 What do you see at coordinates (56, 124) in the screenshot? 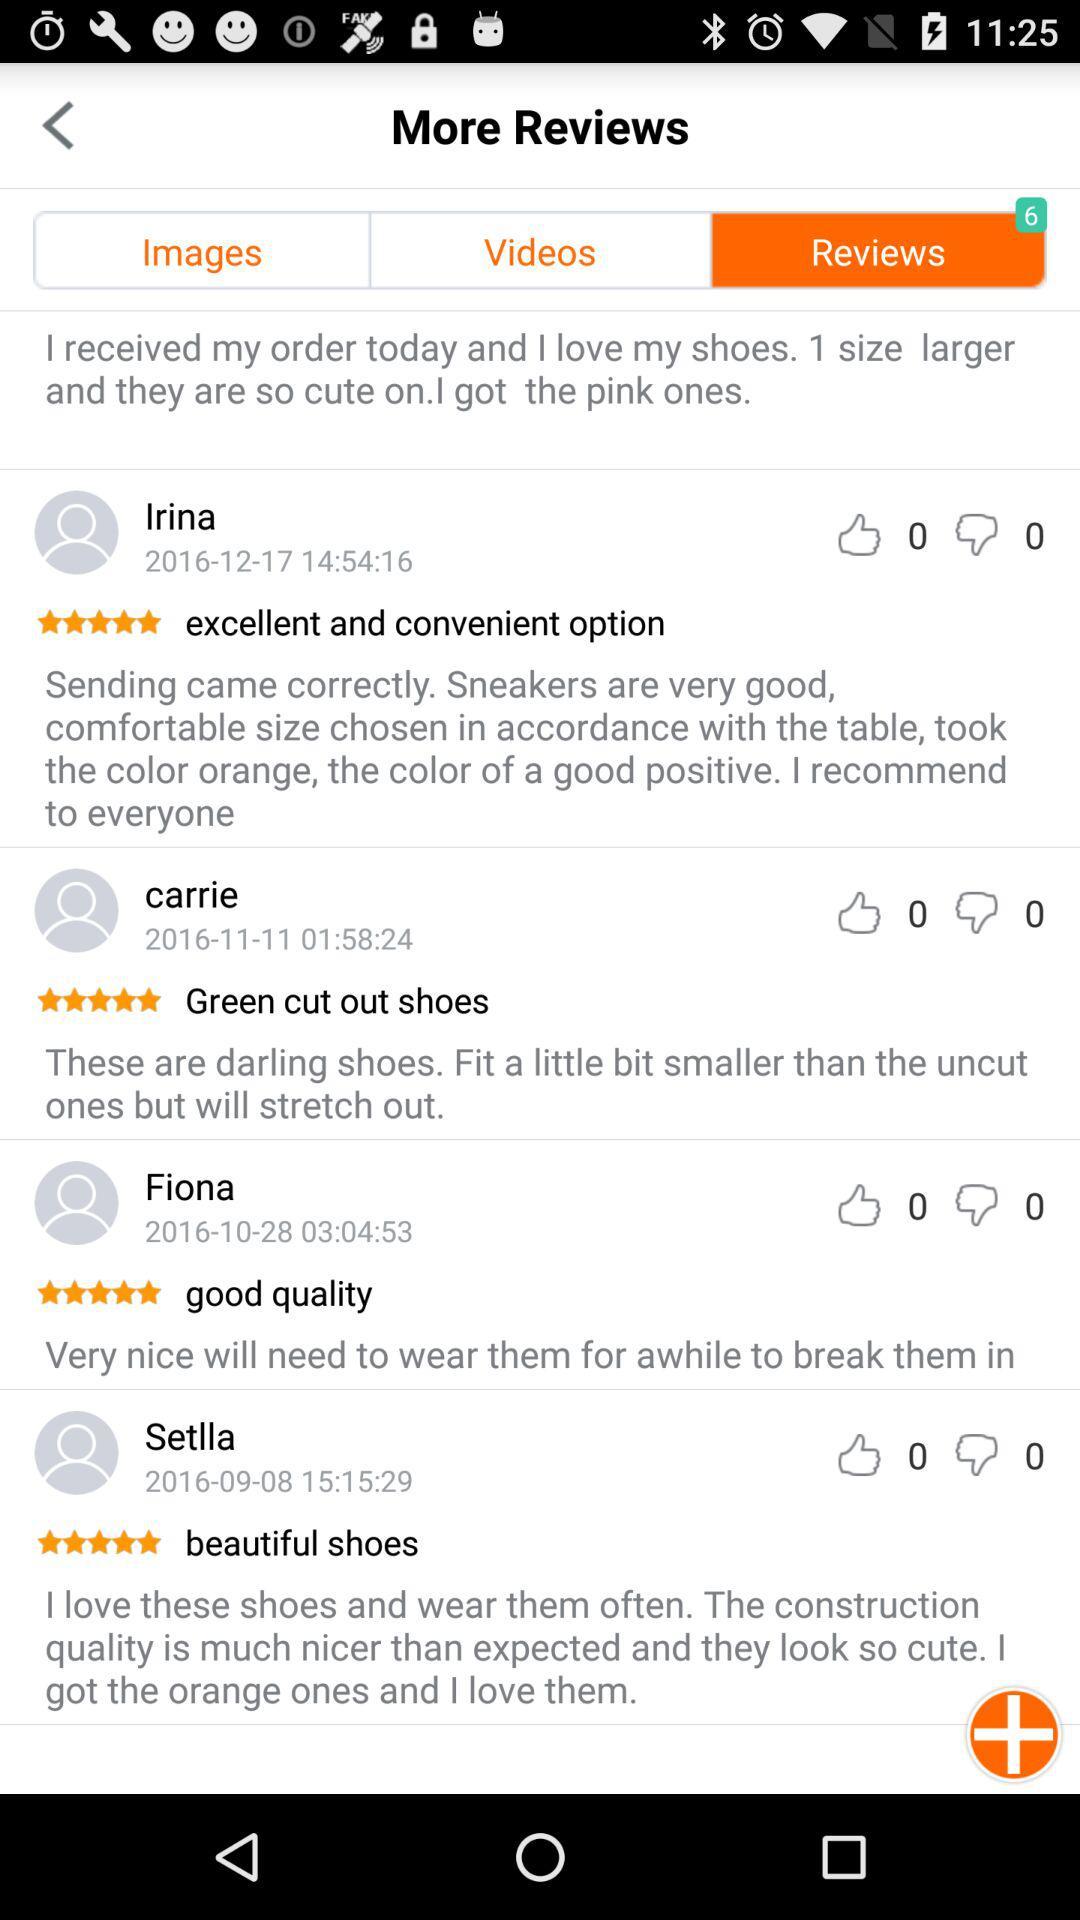
I see `go back` at bounding box center [56, 124].